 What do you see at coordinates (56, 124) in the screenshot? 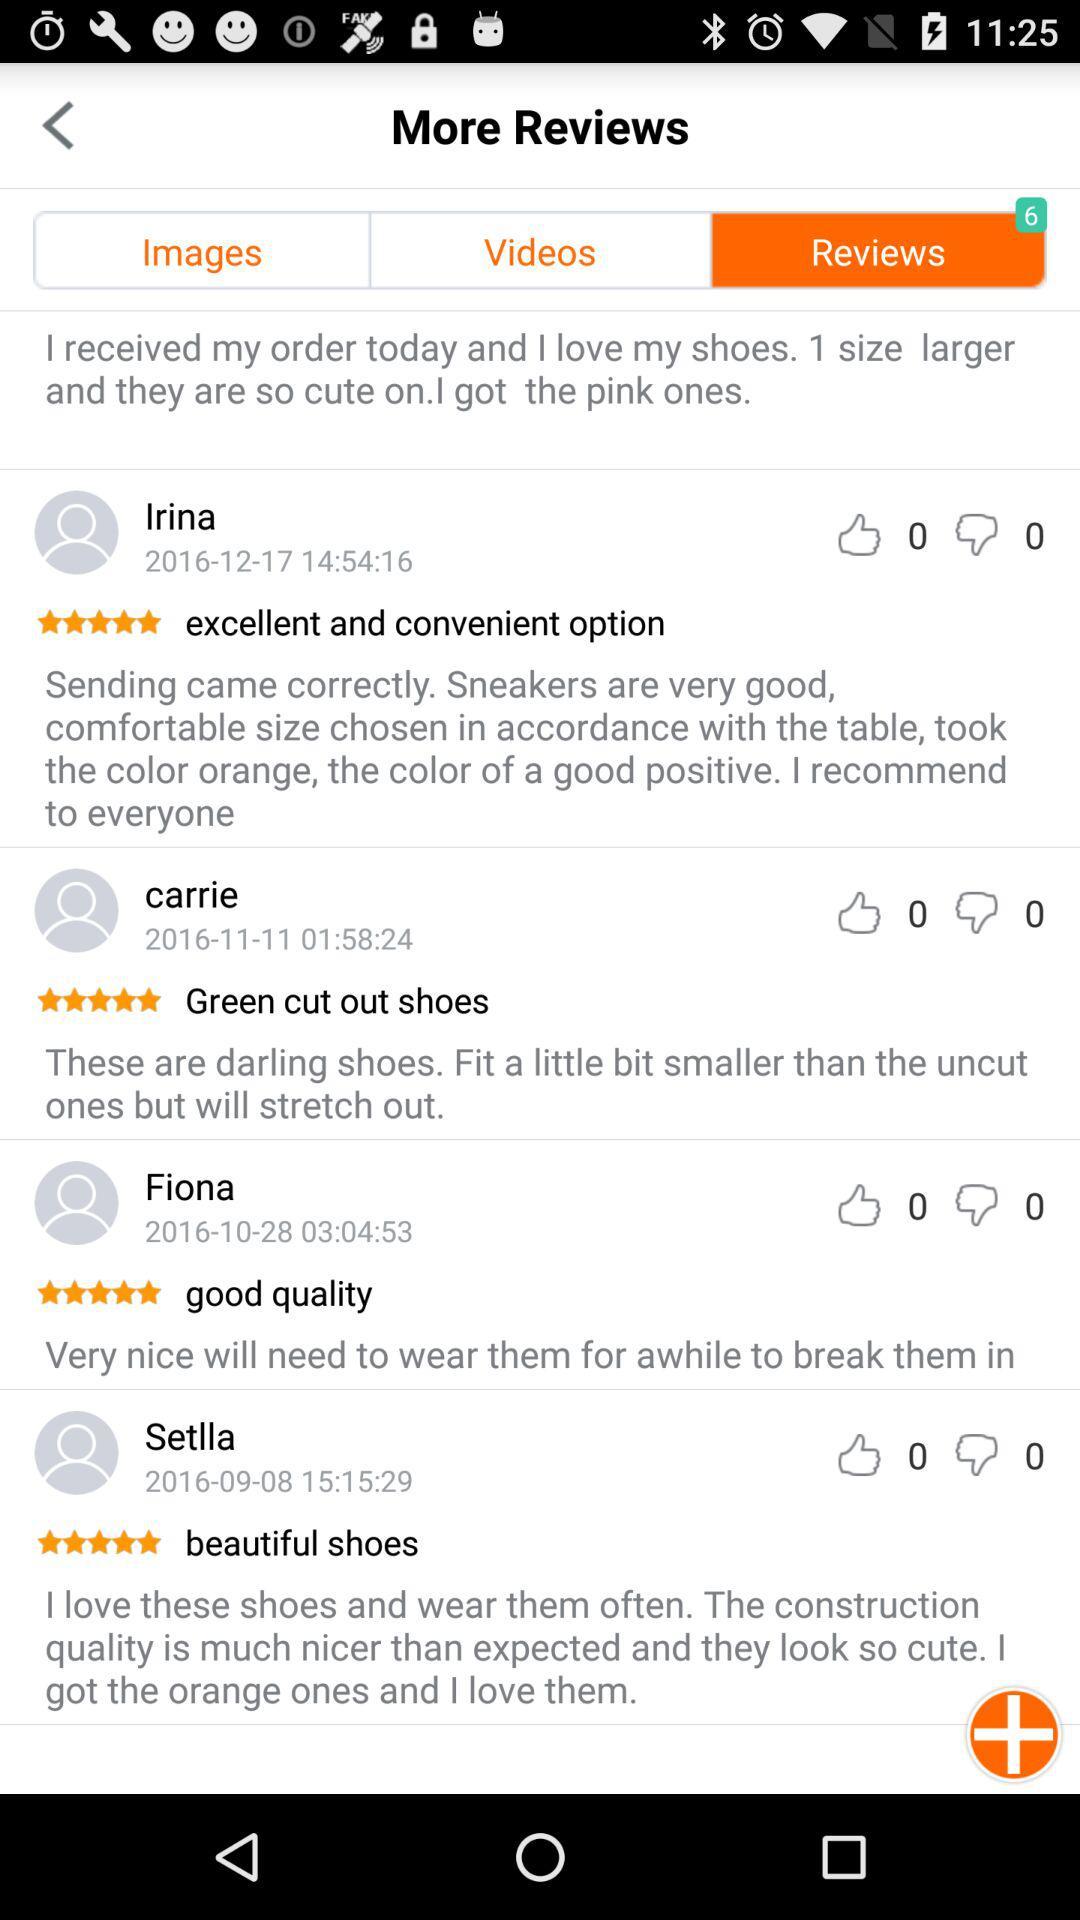
I see `go back` at bounding box center [56, 124].